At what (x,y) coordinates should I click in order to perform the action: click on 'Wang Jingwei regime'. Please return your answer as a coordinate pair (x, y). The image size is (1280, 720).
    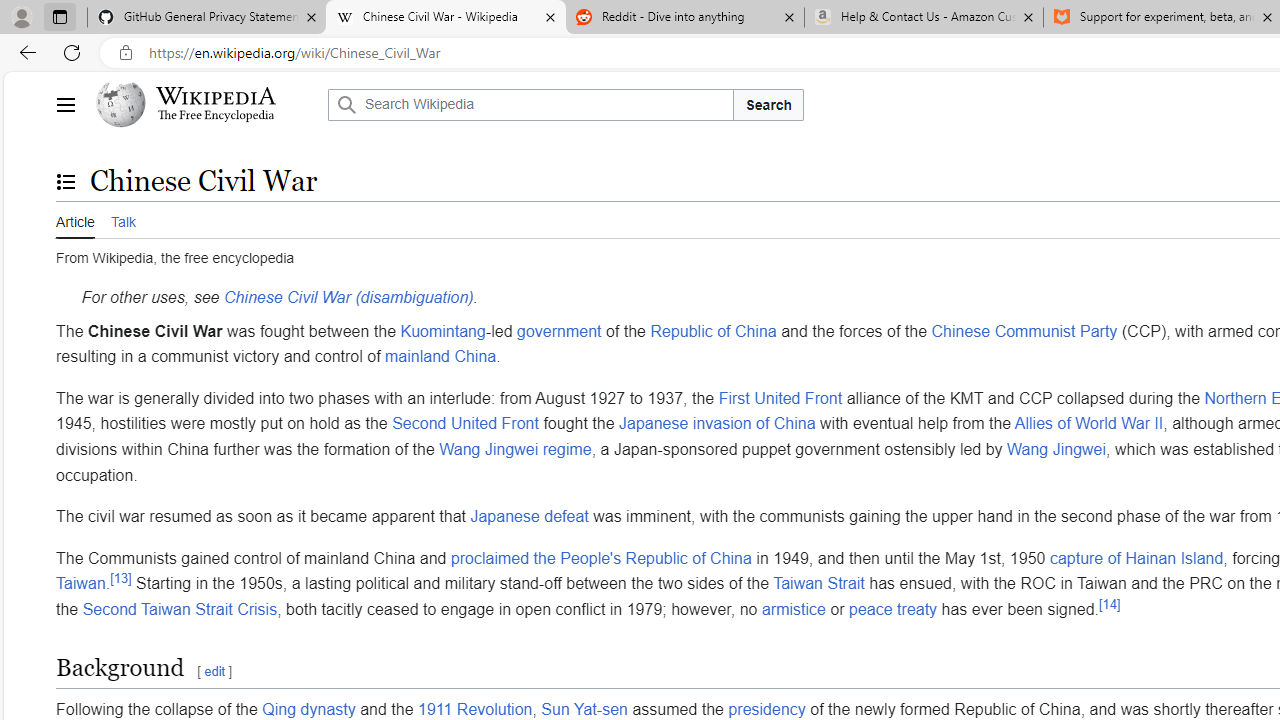
    Looking at the image, I should click on (515, 448).